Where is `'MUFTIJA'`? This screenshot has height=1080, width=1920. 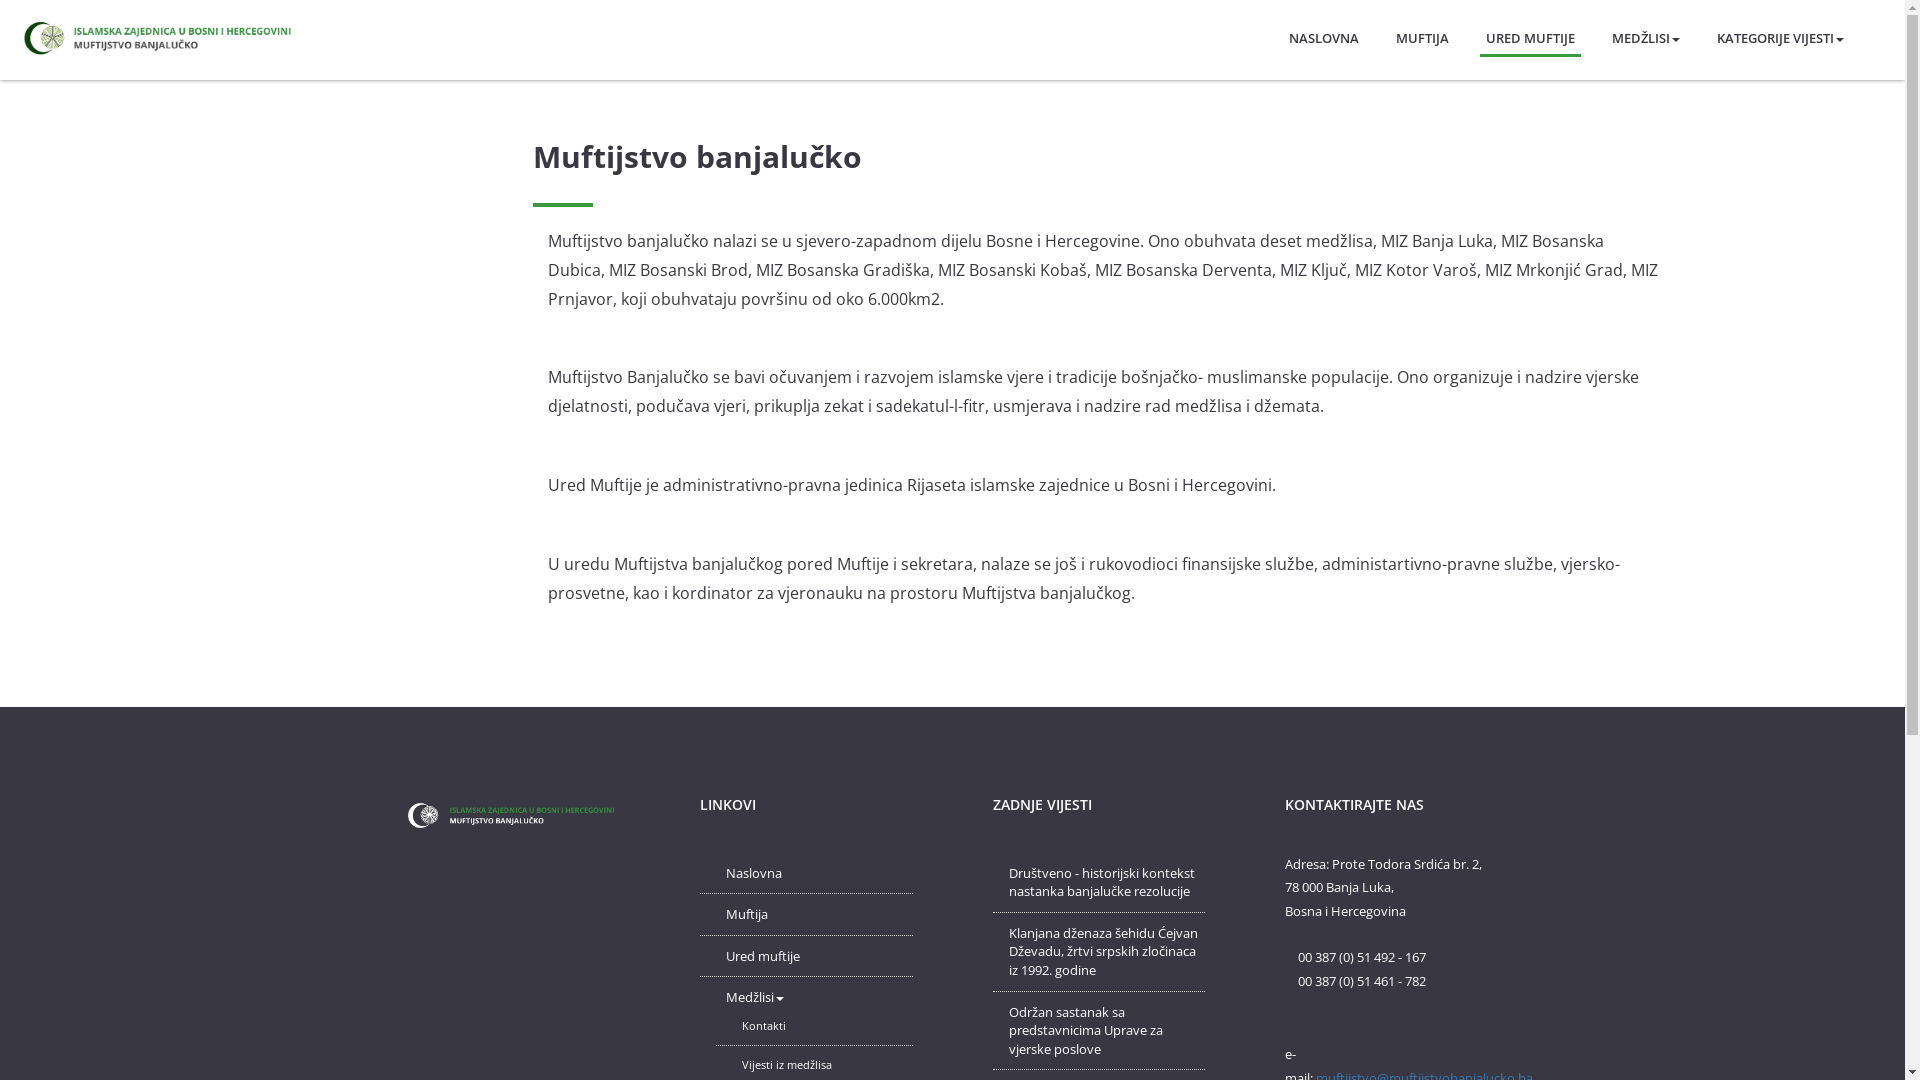
'MUFTIJA' is located at coordinates (1421, 33).